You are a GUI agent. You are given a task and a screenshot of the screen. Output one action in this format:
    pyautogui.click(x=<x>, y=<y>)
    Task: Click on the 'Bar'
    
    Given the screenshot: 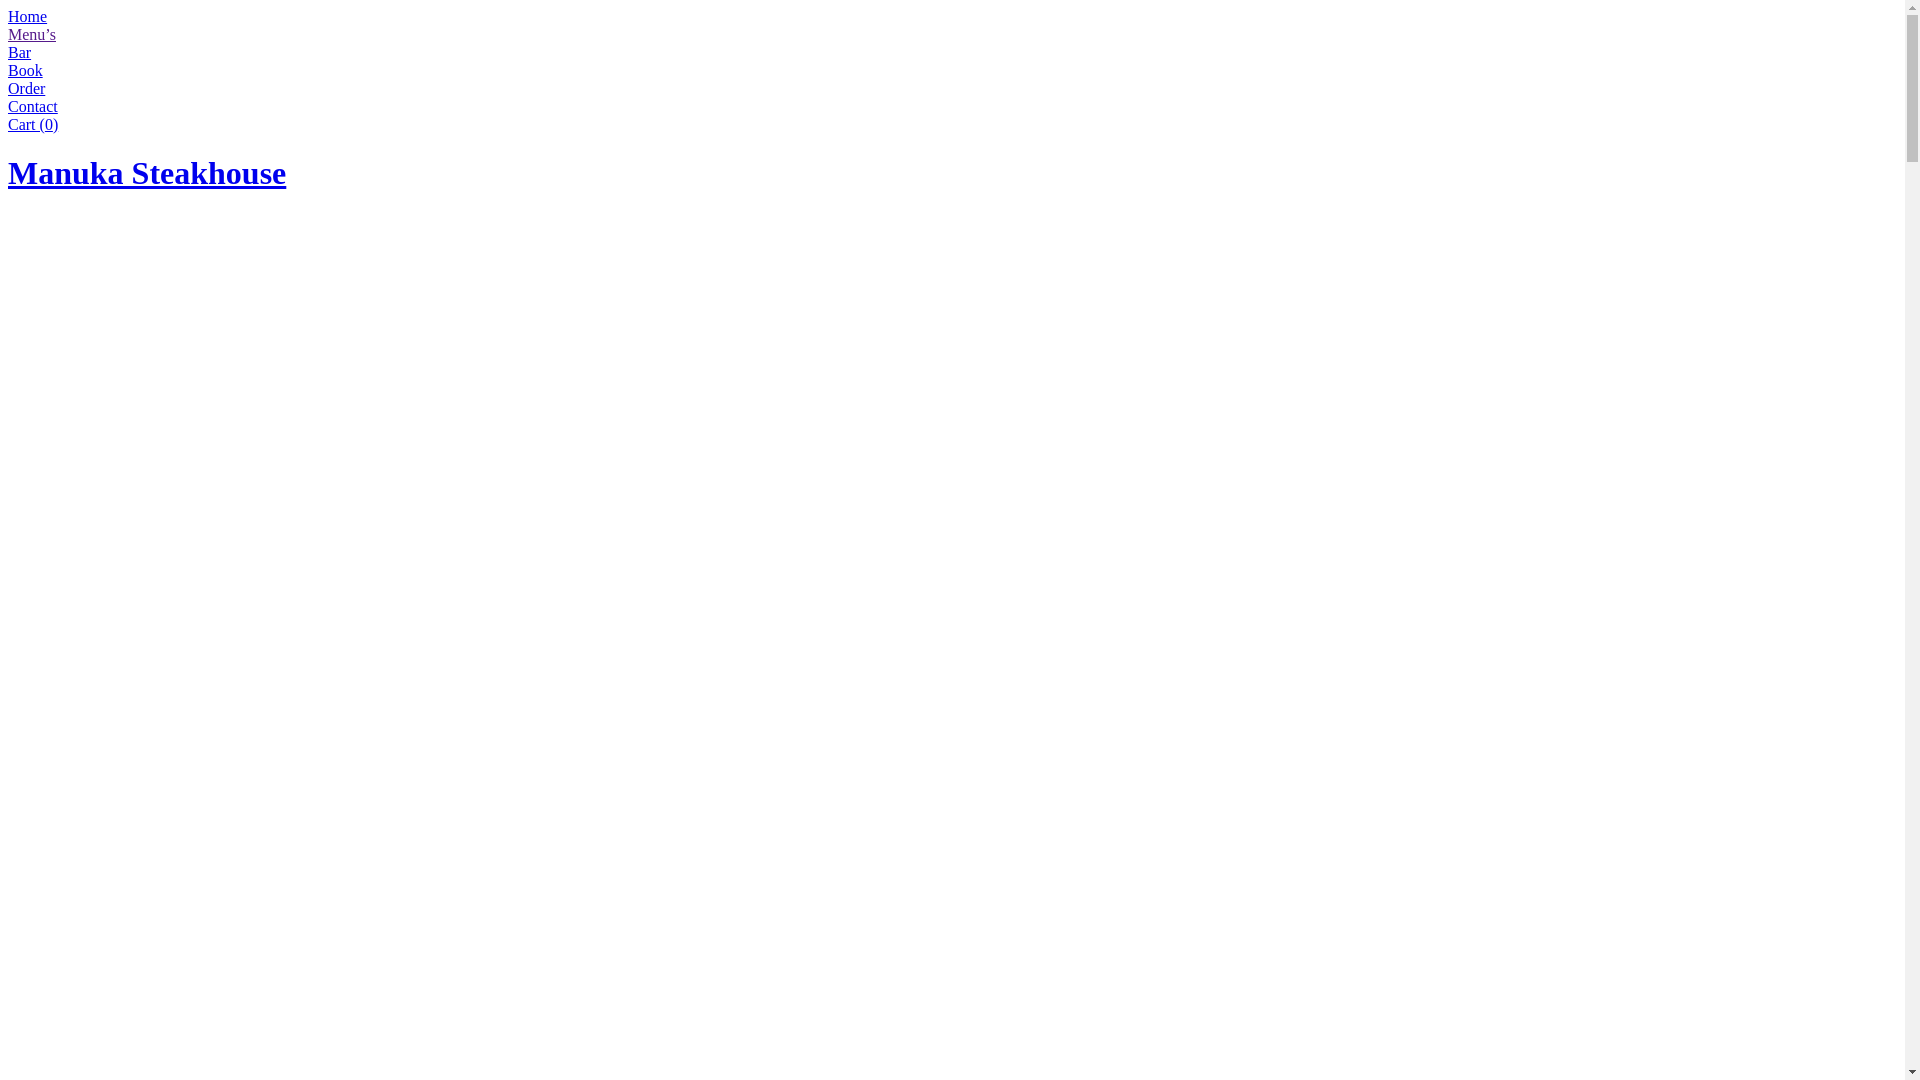 What is the action you would take?
    pyautogui.click(x=19, y=51)
    